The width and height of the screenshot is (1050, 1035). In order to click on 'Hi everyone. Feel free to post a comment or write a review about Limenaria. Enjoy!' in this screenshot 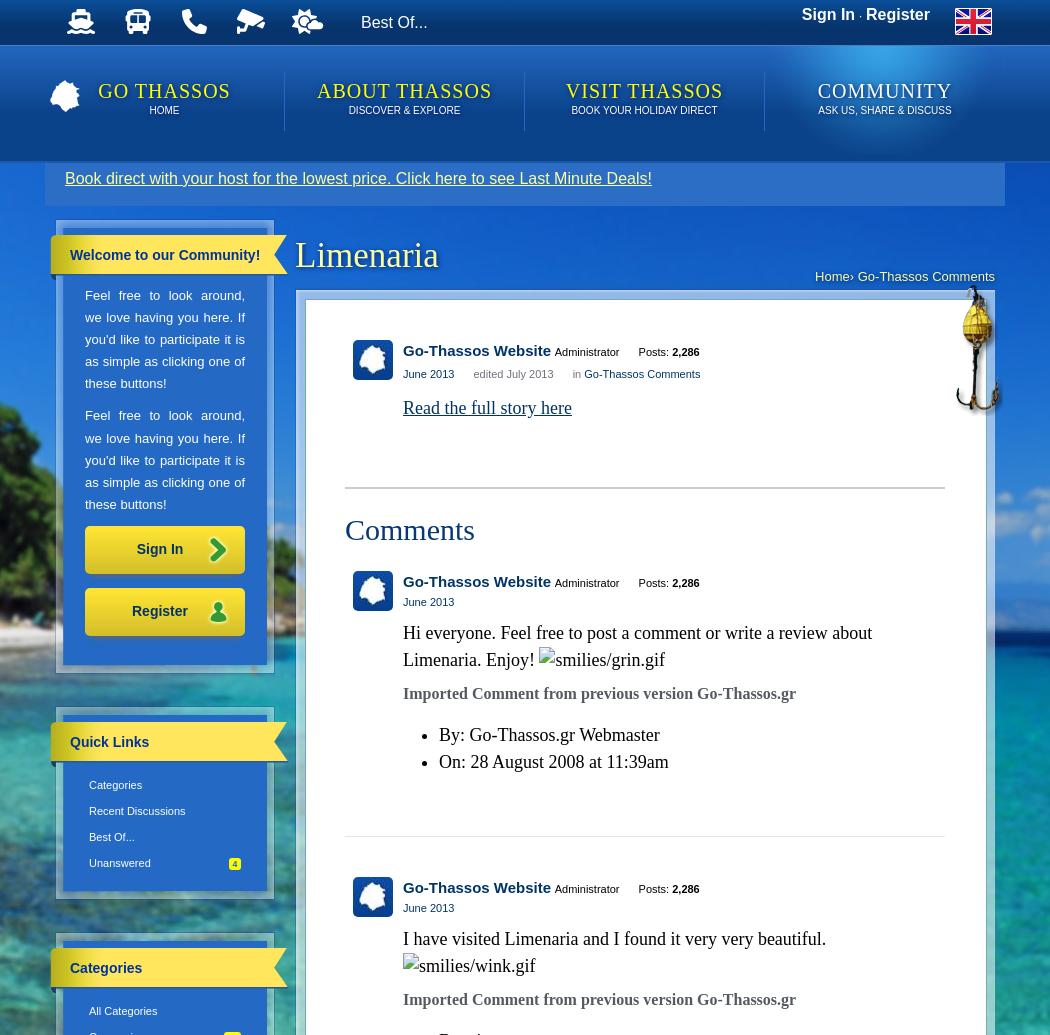, I will do `click(637, 644)`.